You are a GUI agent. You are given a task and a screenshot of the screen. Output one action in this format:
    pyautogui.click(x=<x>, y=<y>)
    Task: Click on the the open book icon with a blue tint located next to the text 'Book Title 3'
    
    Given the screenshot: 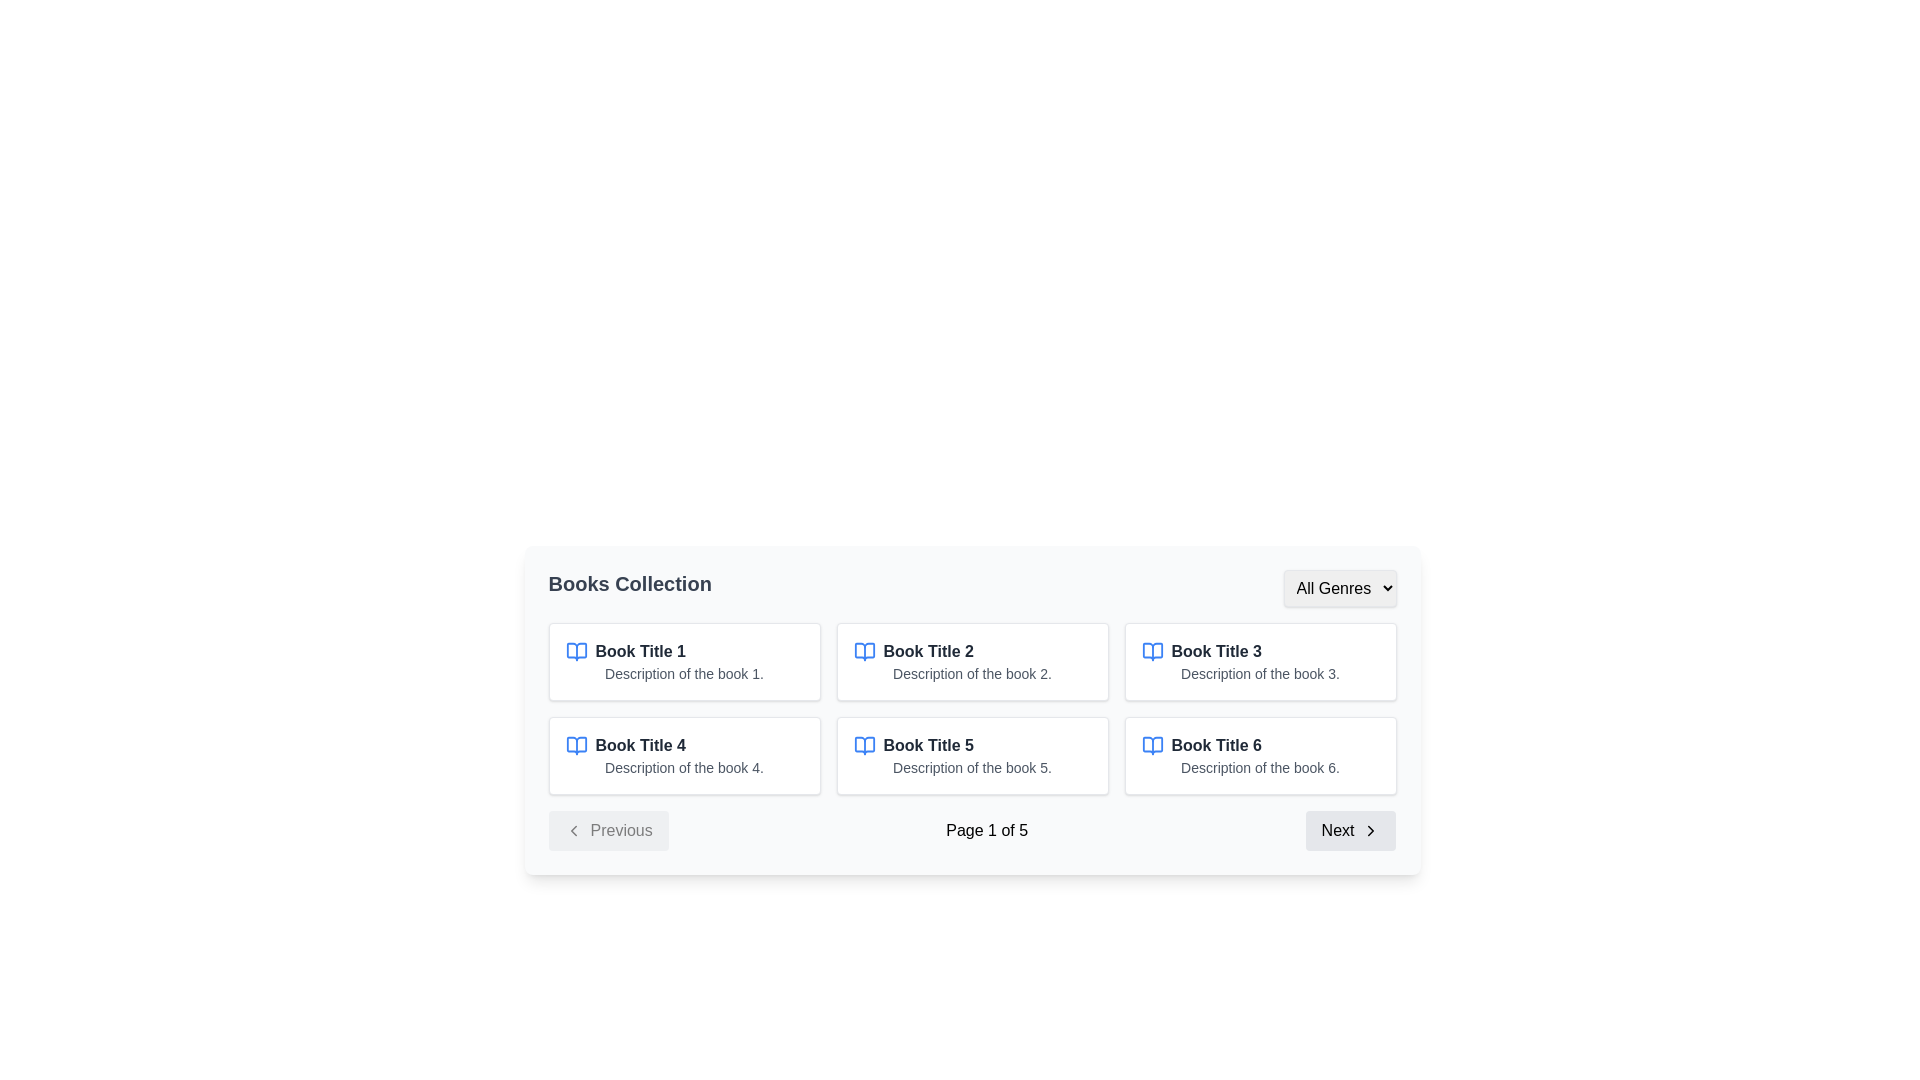 What is the action you would take?
    pyautogui.click(x=1152, y=651)
    